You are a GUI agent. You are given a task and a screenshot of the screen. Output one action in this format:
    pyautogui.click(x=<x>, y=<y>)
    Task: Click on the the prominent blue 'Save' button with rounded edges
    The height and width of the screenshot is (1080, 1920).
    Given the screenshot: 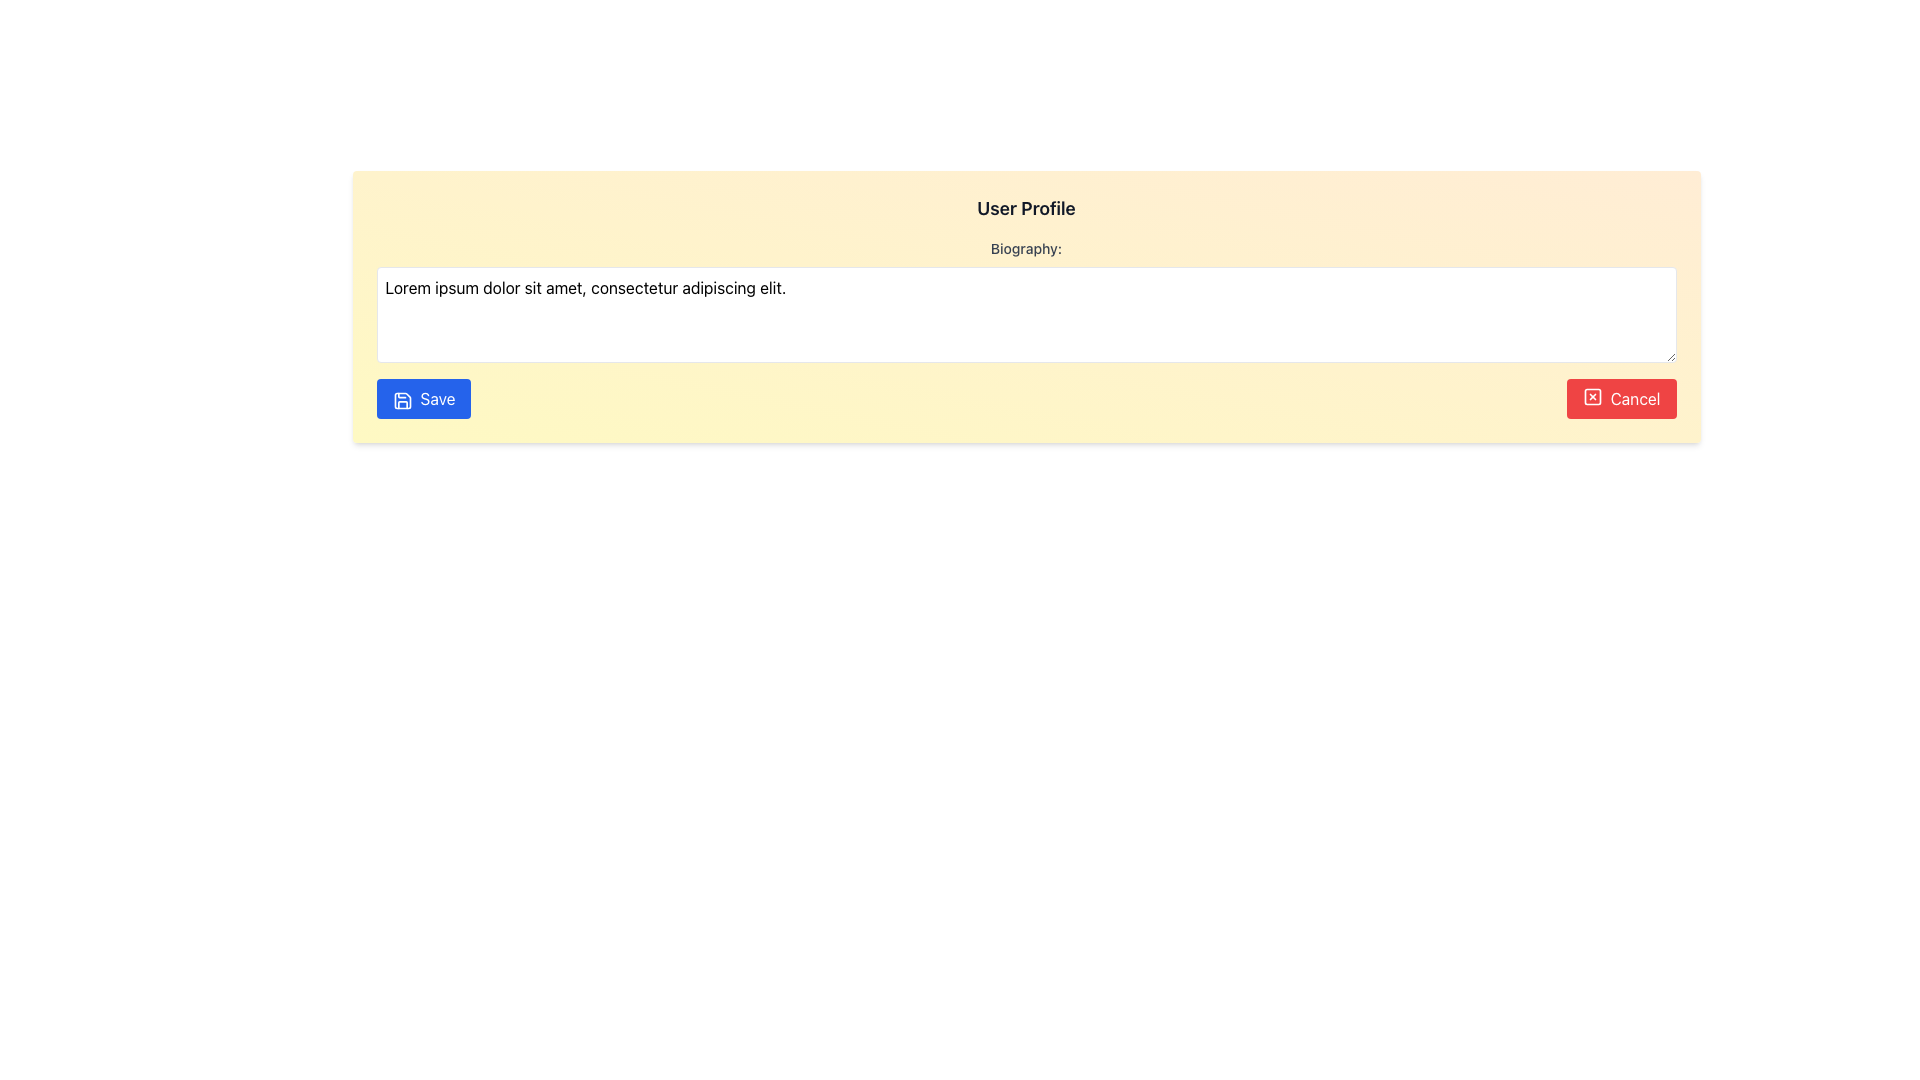 What is the action you would take?
    pyautogui.click(x=422, y=398)
    